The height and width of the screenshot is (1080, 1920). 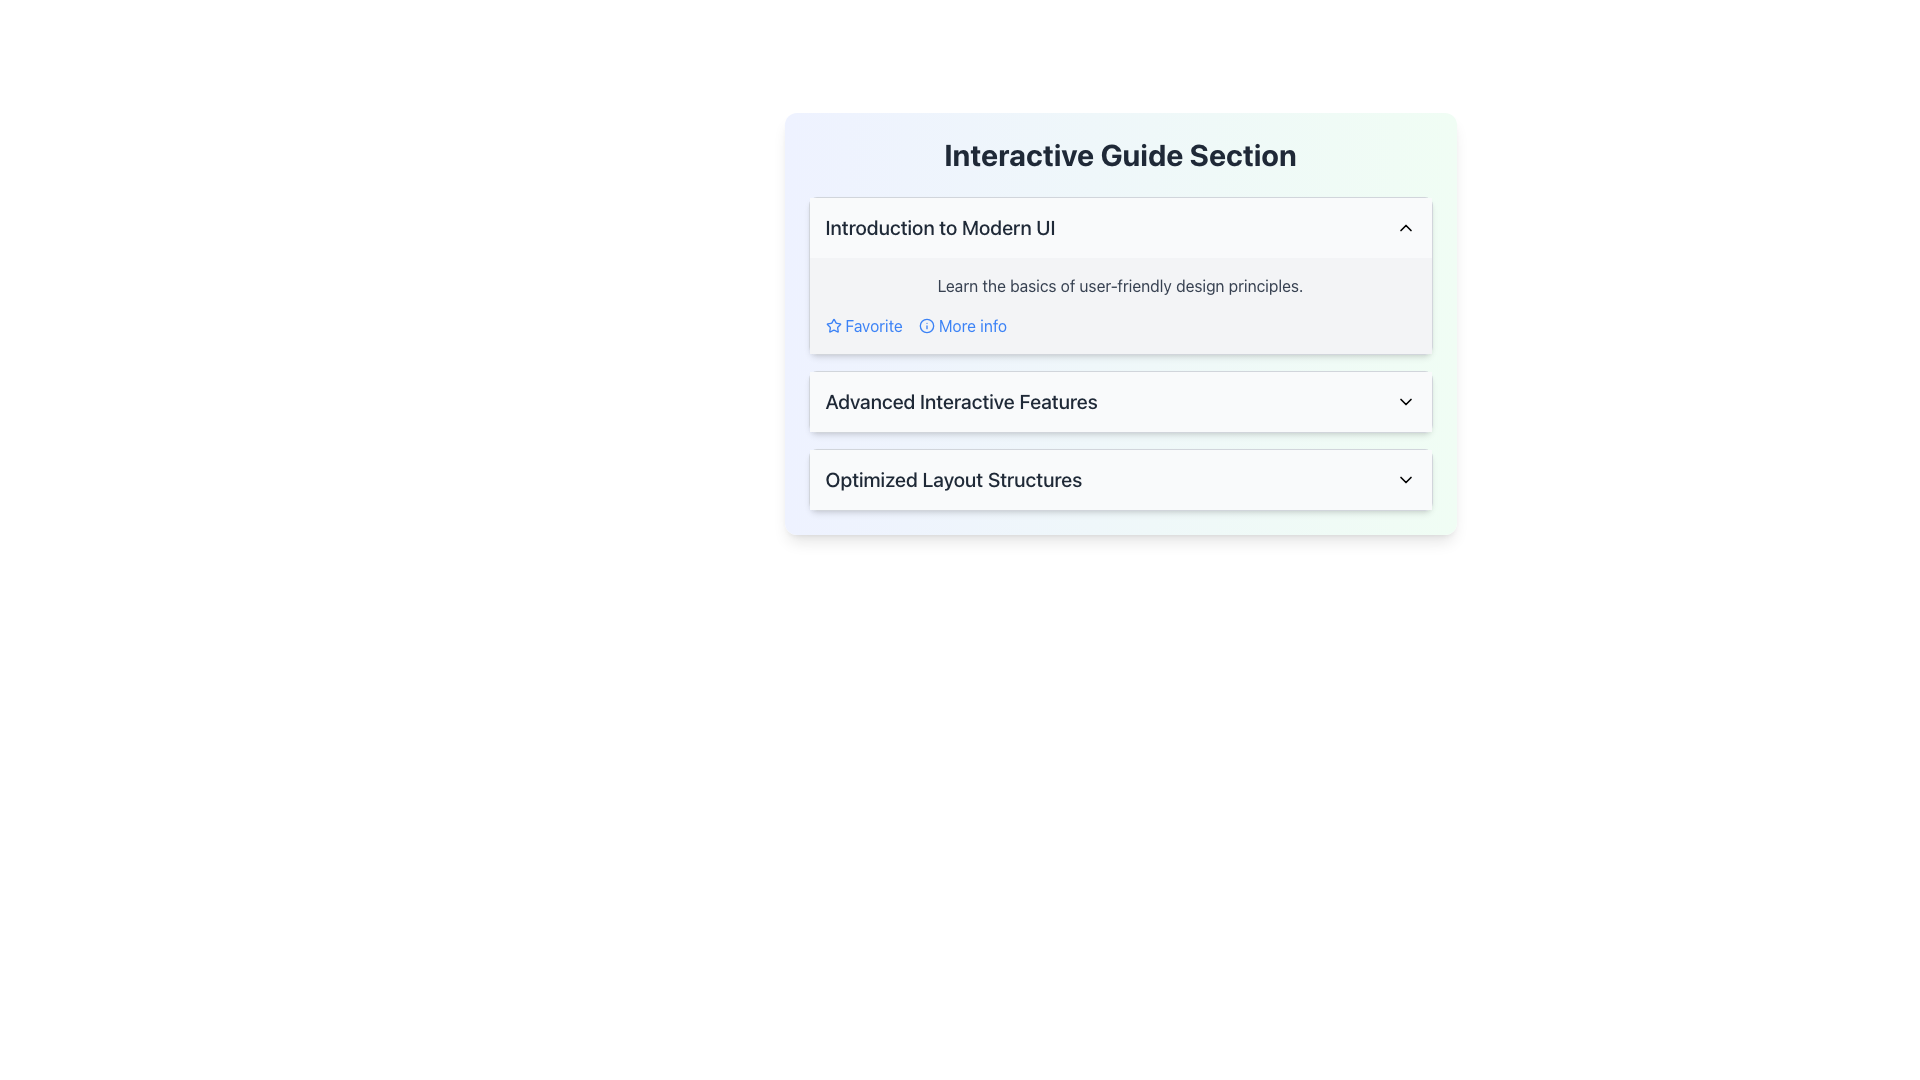 I want to click on the chevron-down icon located at the far right of the 'Optimized Layout Structures' header, so click(x=1404, y=479).